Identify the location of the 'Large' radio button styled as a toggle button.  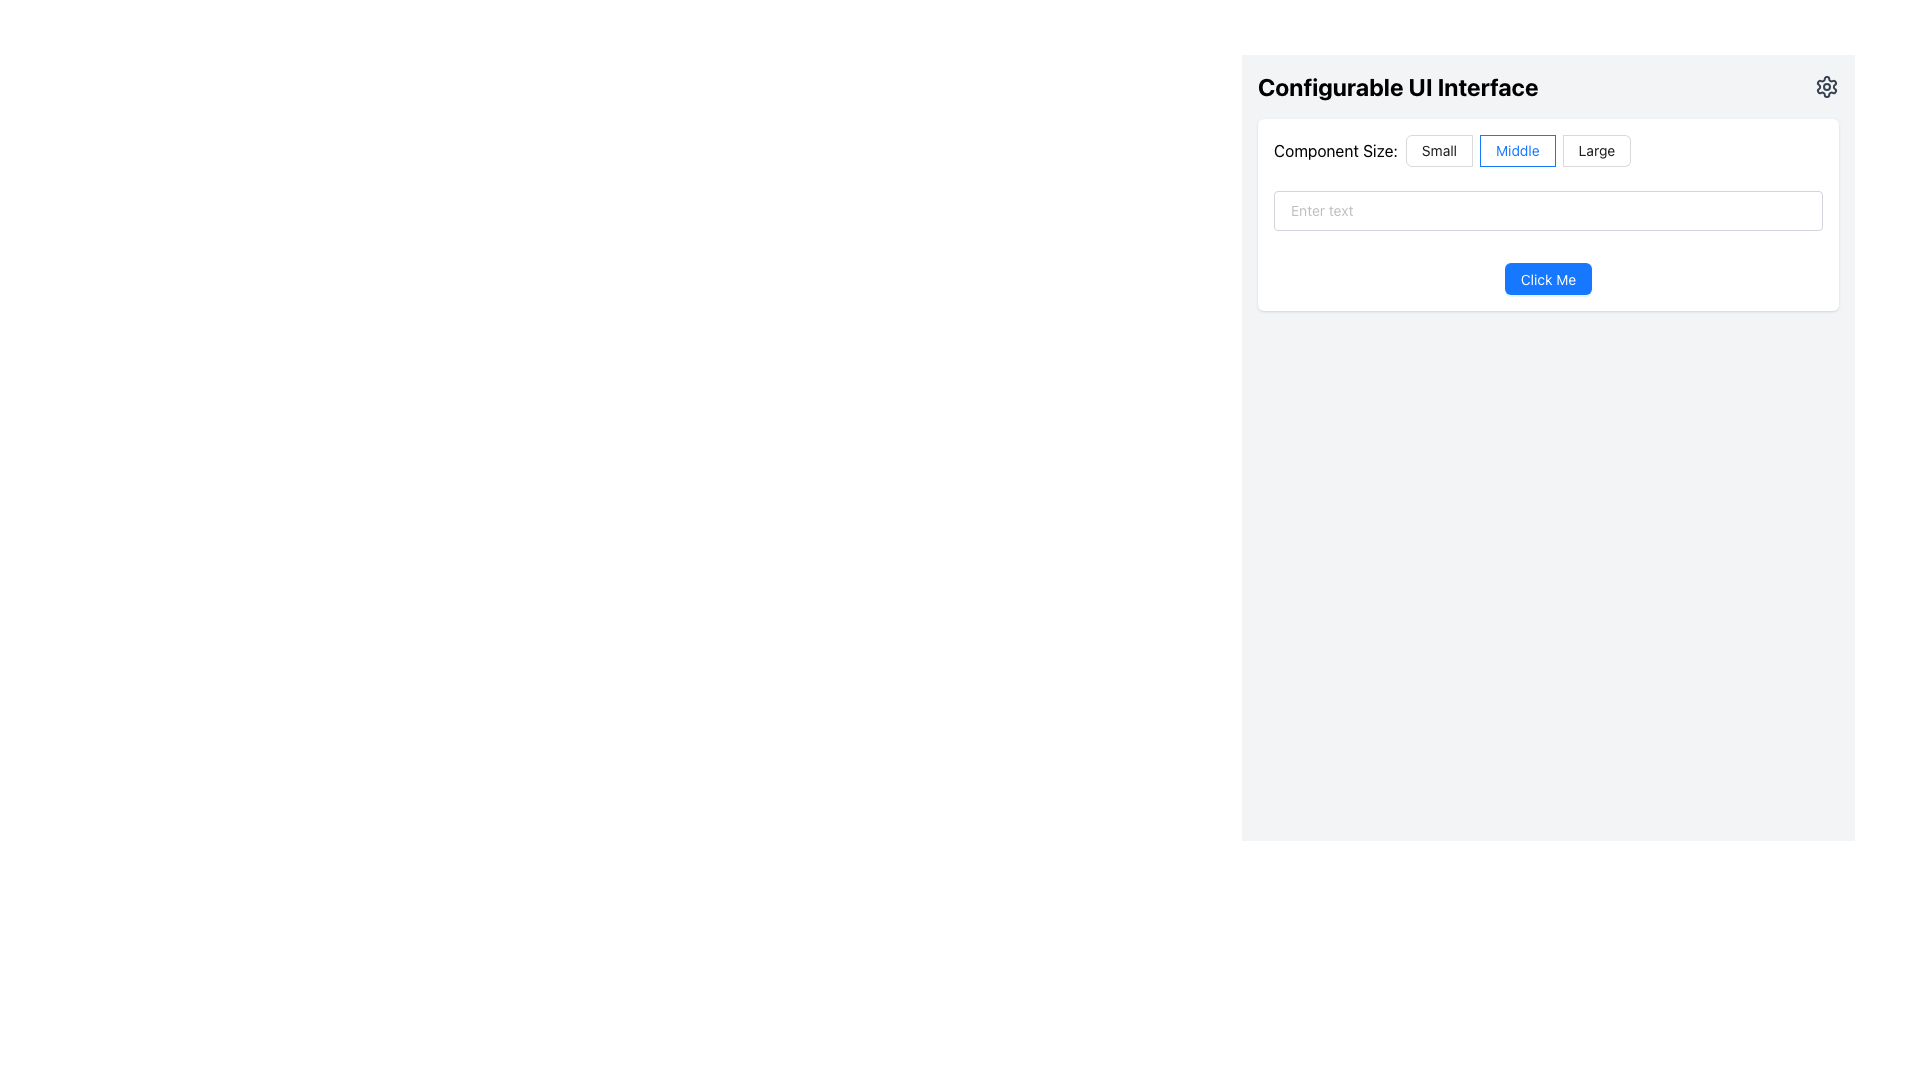
(1595, 149).